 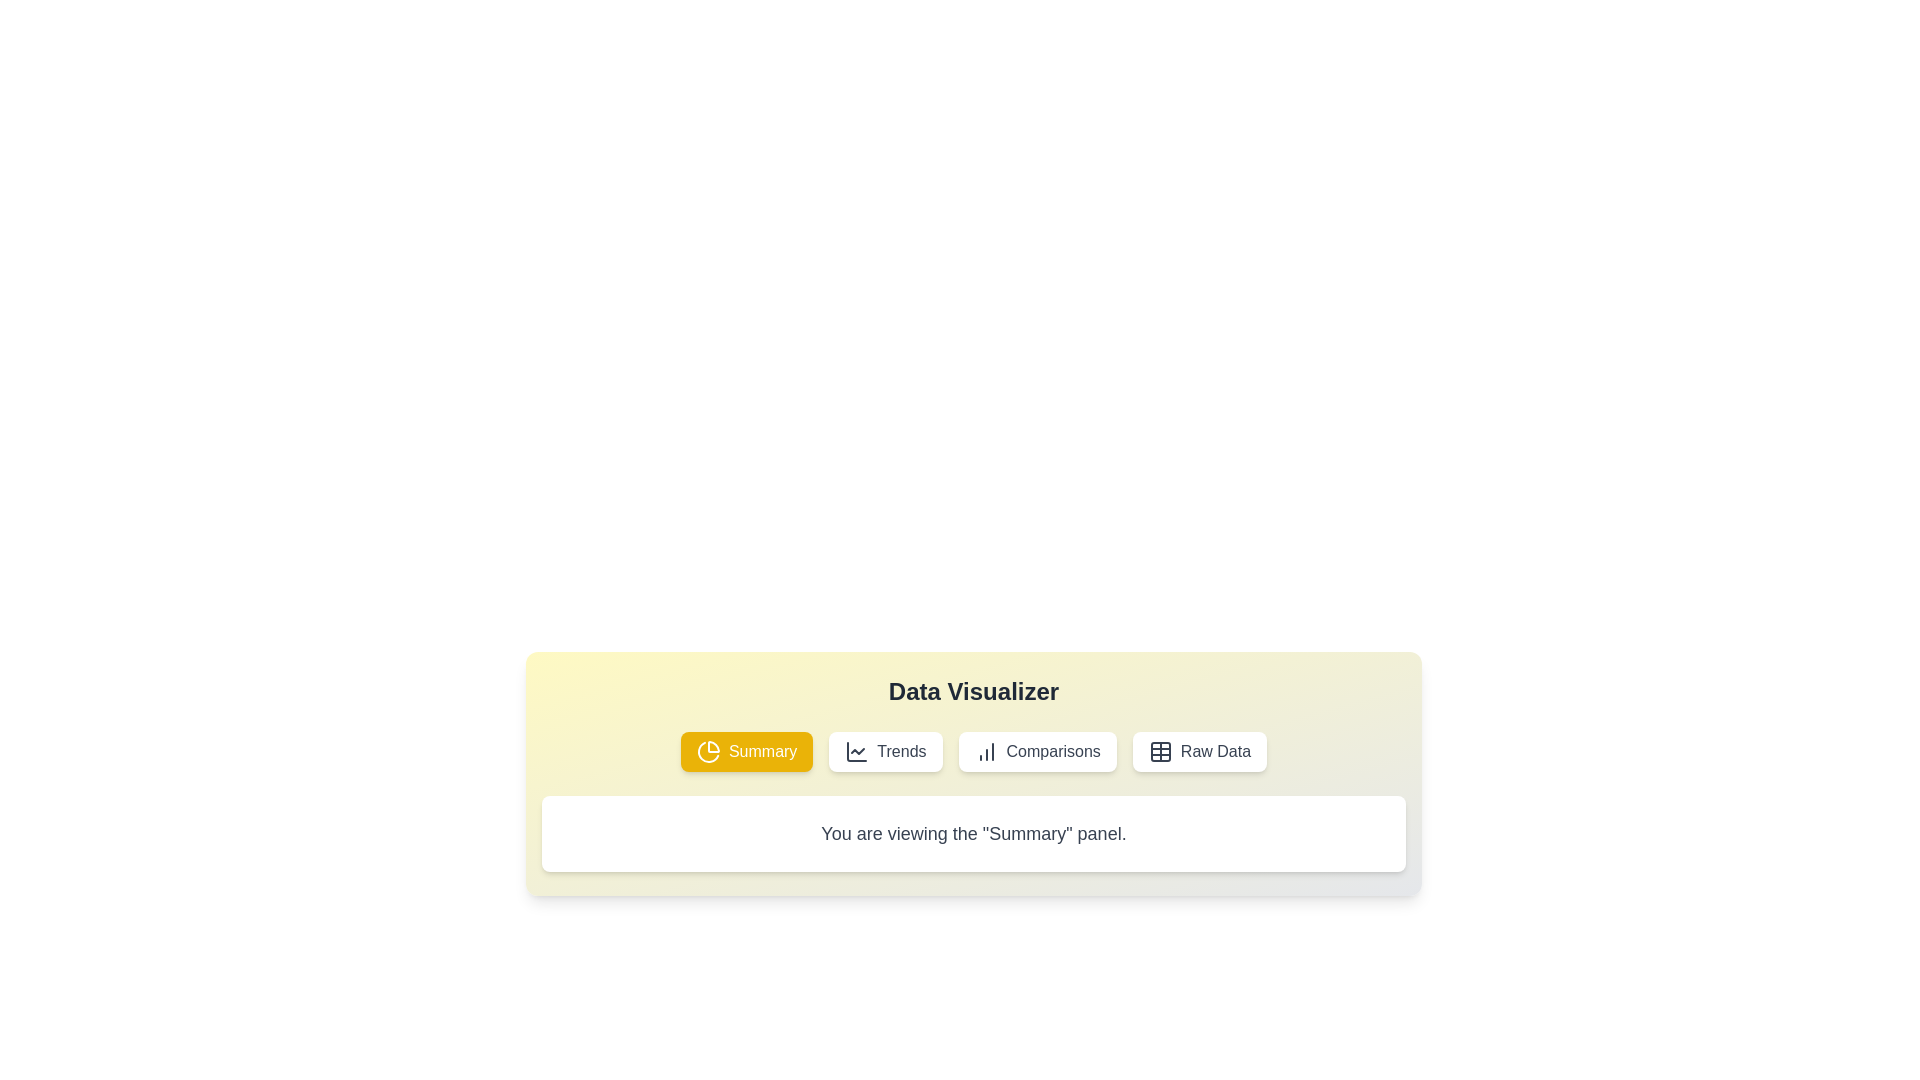 I want to click on the central text element styled with a larger font size and medium weight, positioned in a white rounded box near the bottom center of the interface, so click(x=974, y=833).